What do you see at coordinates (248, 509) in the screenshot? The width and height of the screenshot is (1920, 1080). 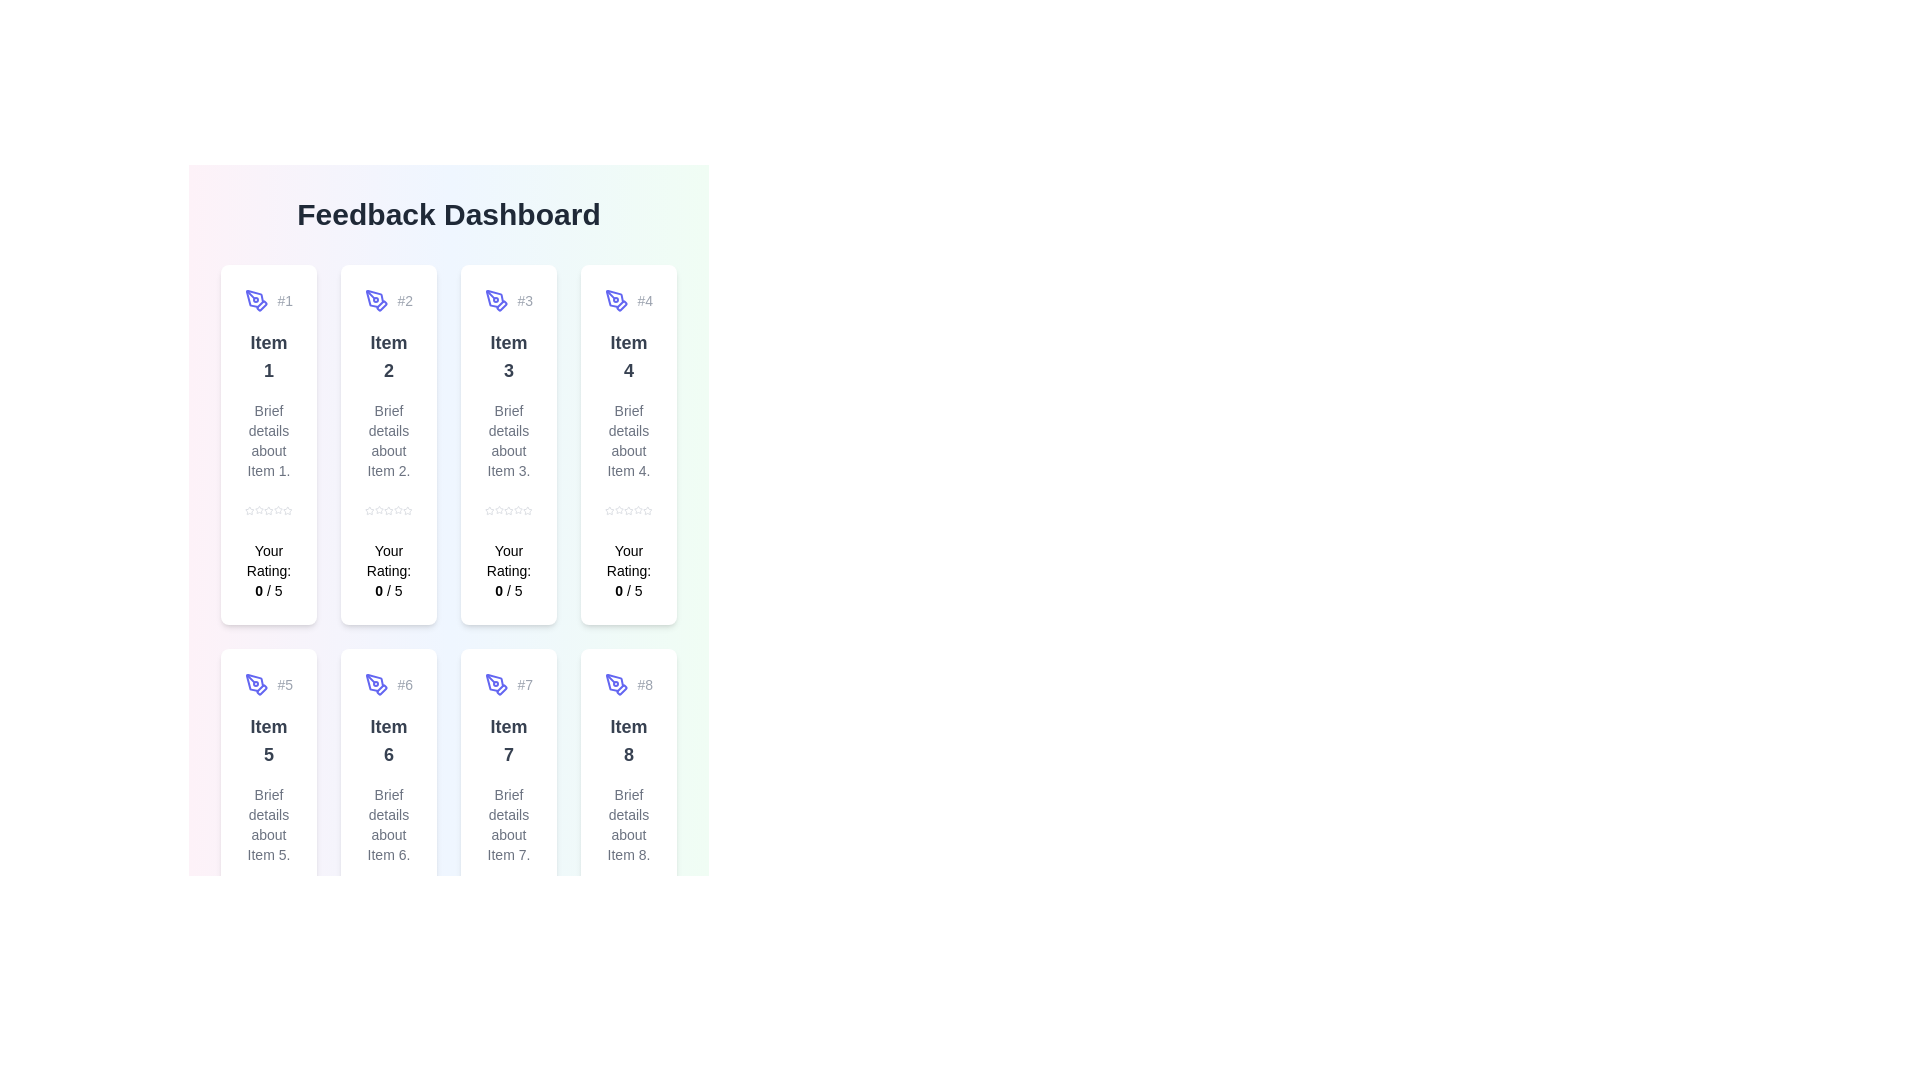 I see `the rating of an item to 1 stars by clicking on the corresponding star` at bounding box center [248, 509].